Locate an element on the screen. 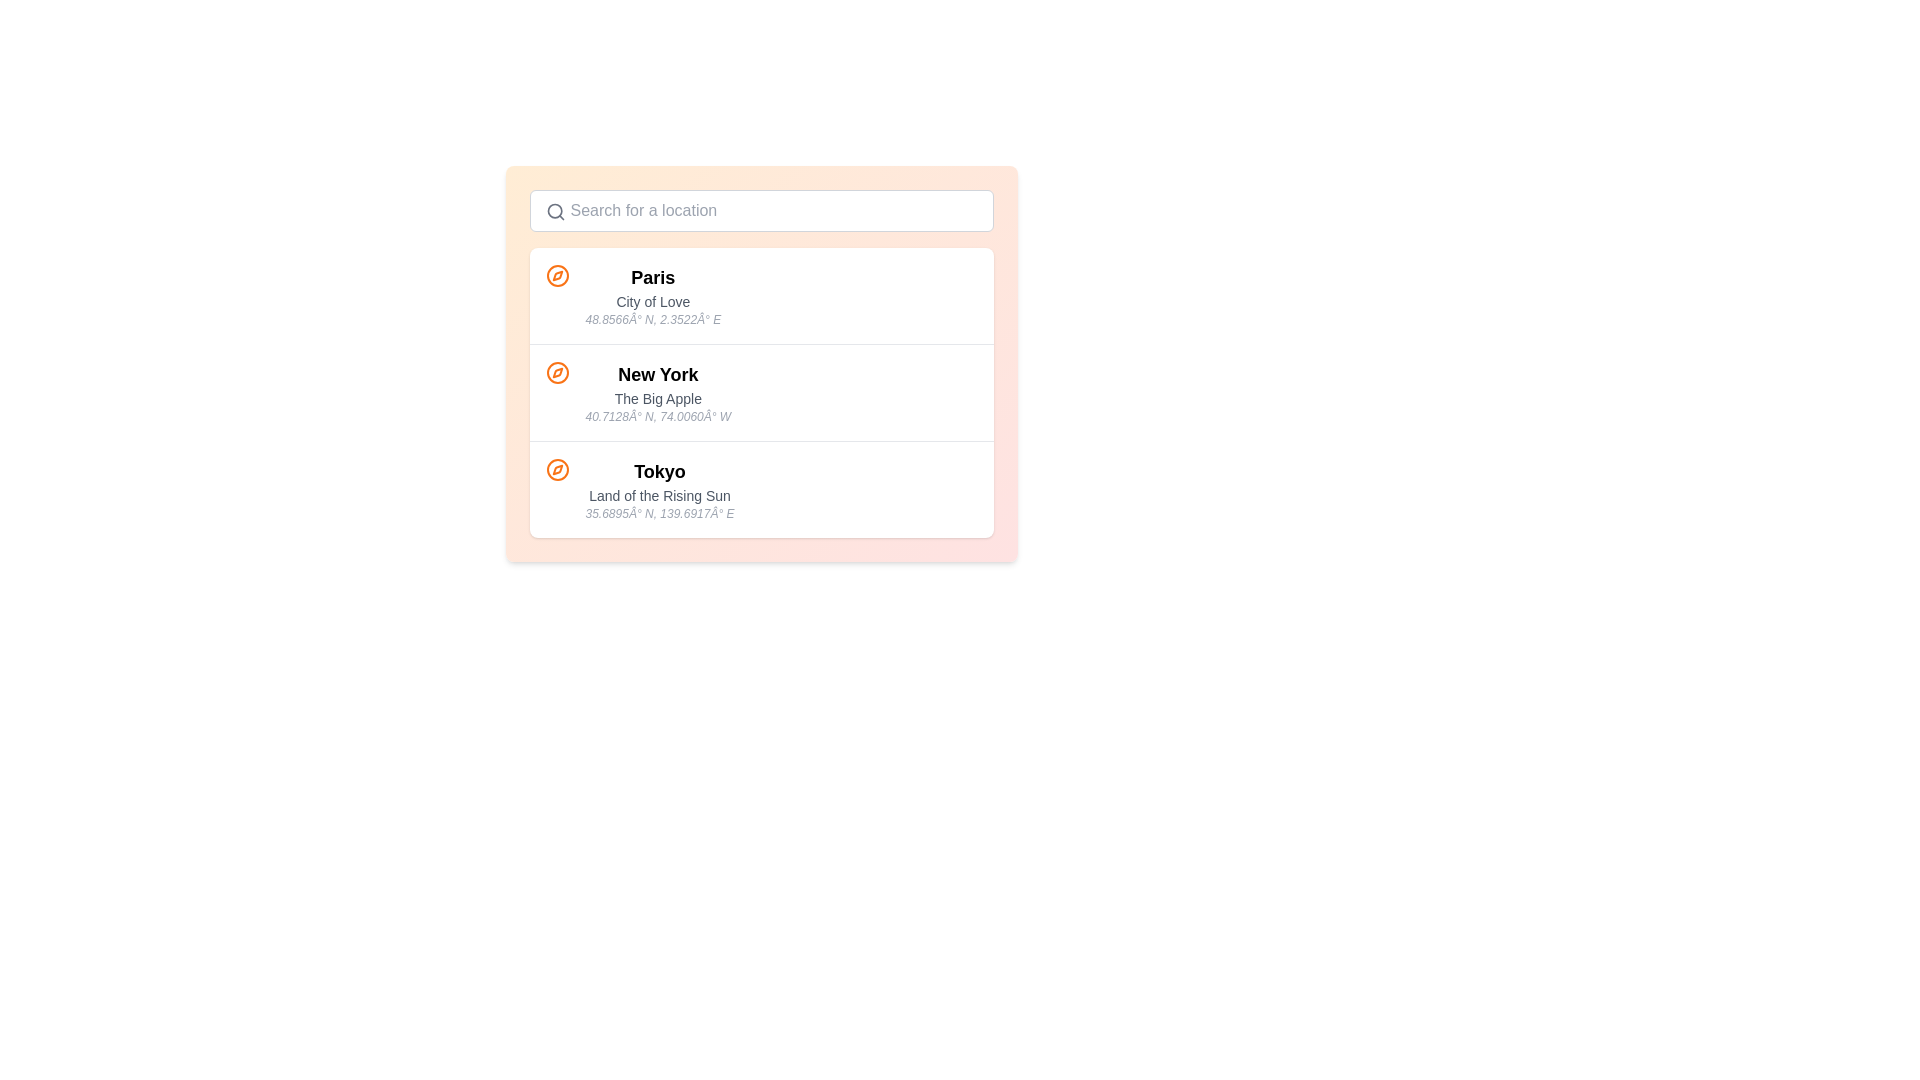  the orange compass icon located to the left of the text 'Paris', which is the first icon in a vertical list of city names is located at coordinates (557, 276).